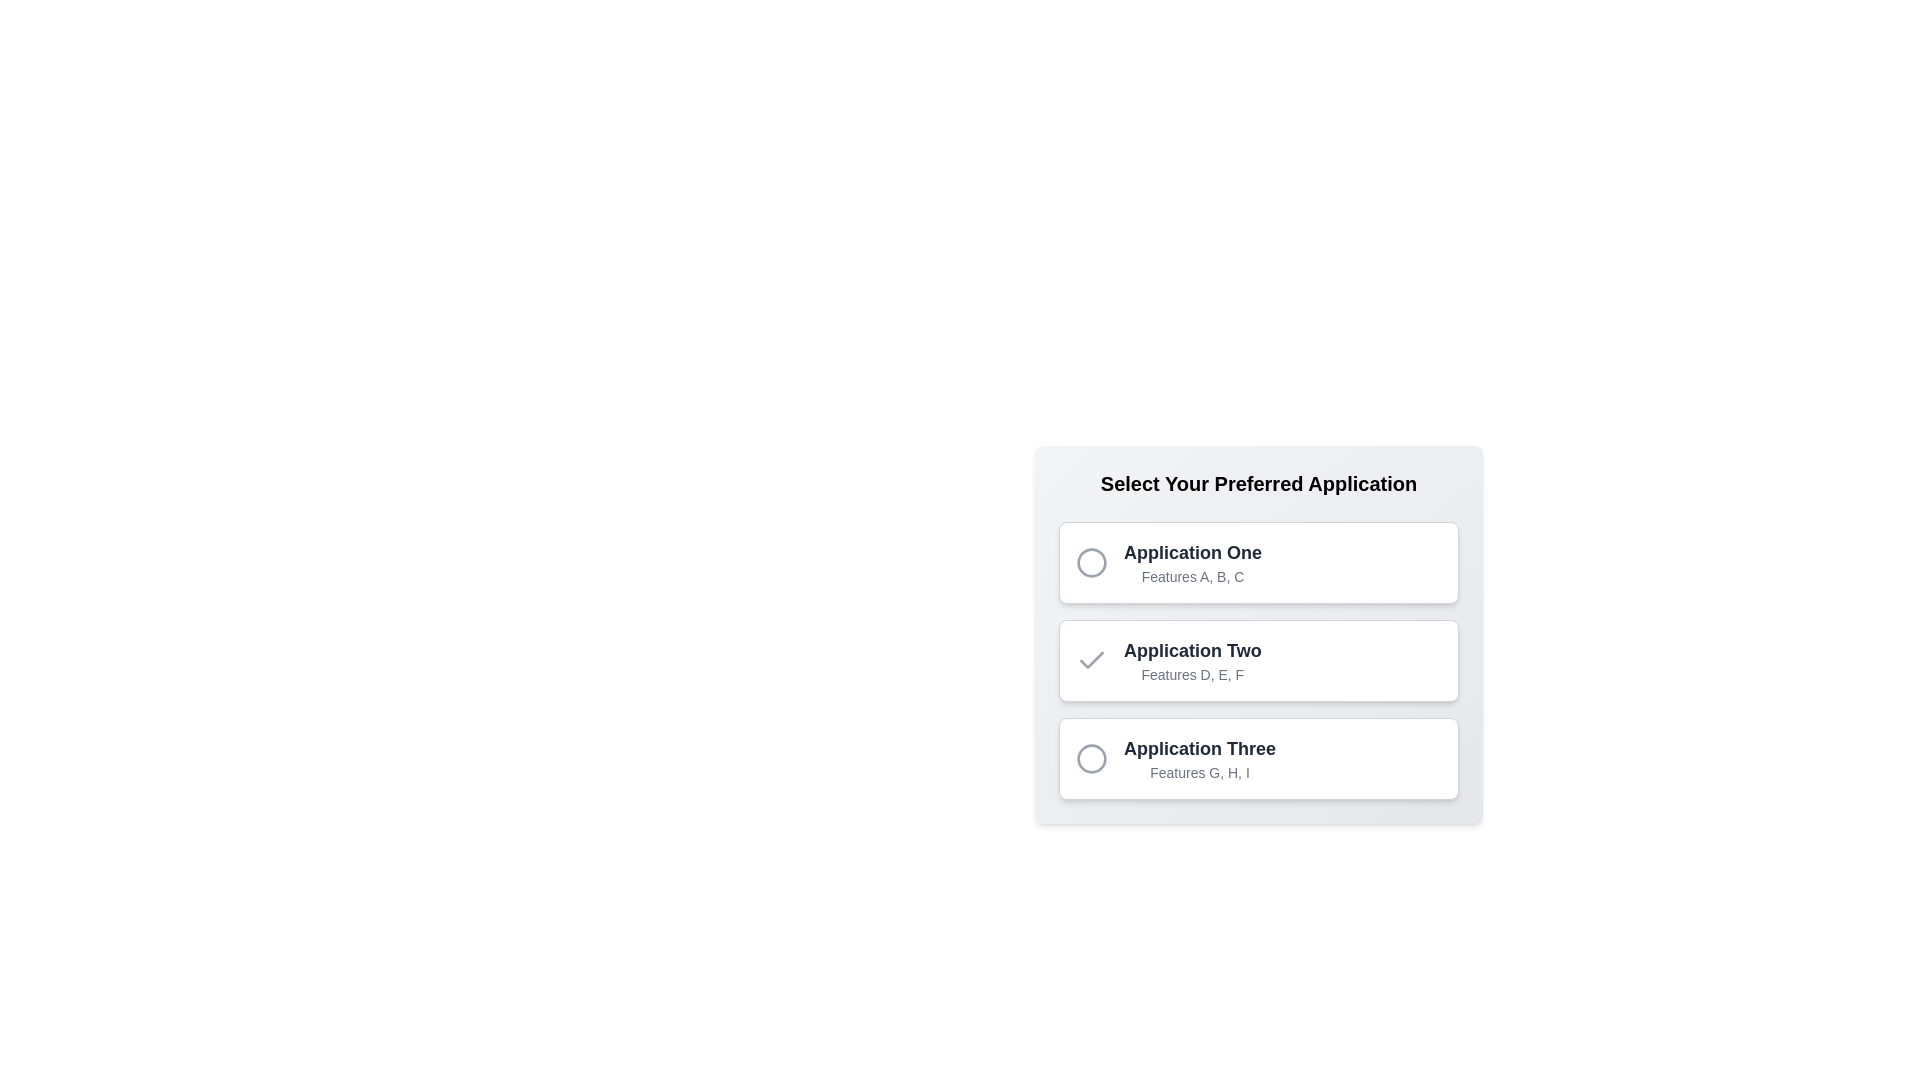 Image resolution: width=1920 pixels, height=1080 pixels. What do you see at coordinates (1192, 675) in the screenshot?
I see `the static text label providing additional details about 'Application Two' to gain focus` at bounding box center [1192, 675].